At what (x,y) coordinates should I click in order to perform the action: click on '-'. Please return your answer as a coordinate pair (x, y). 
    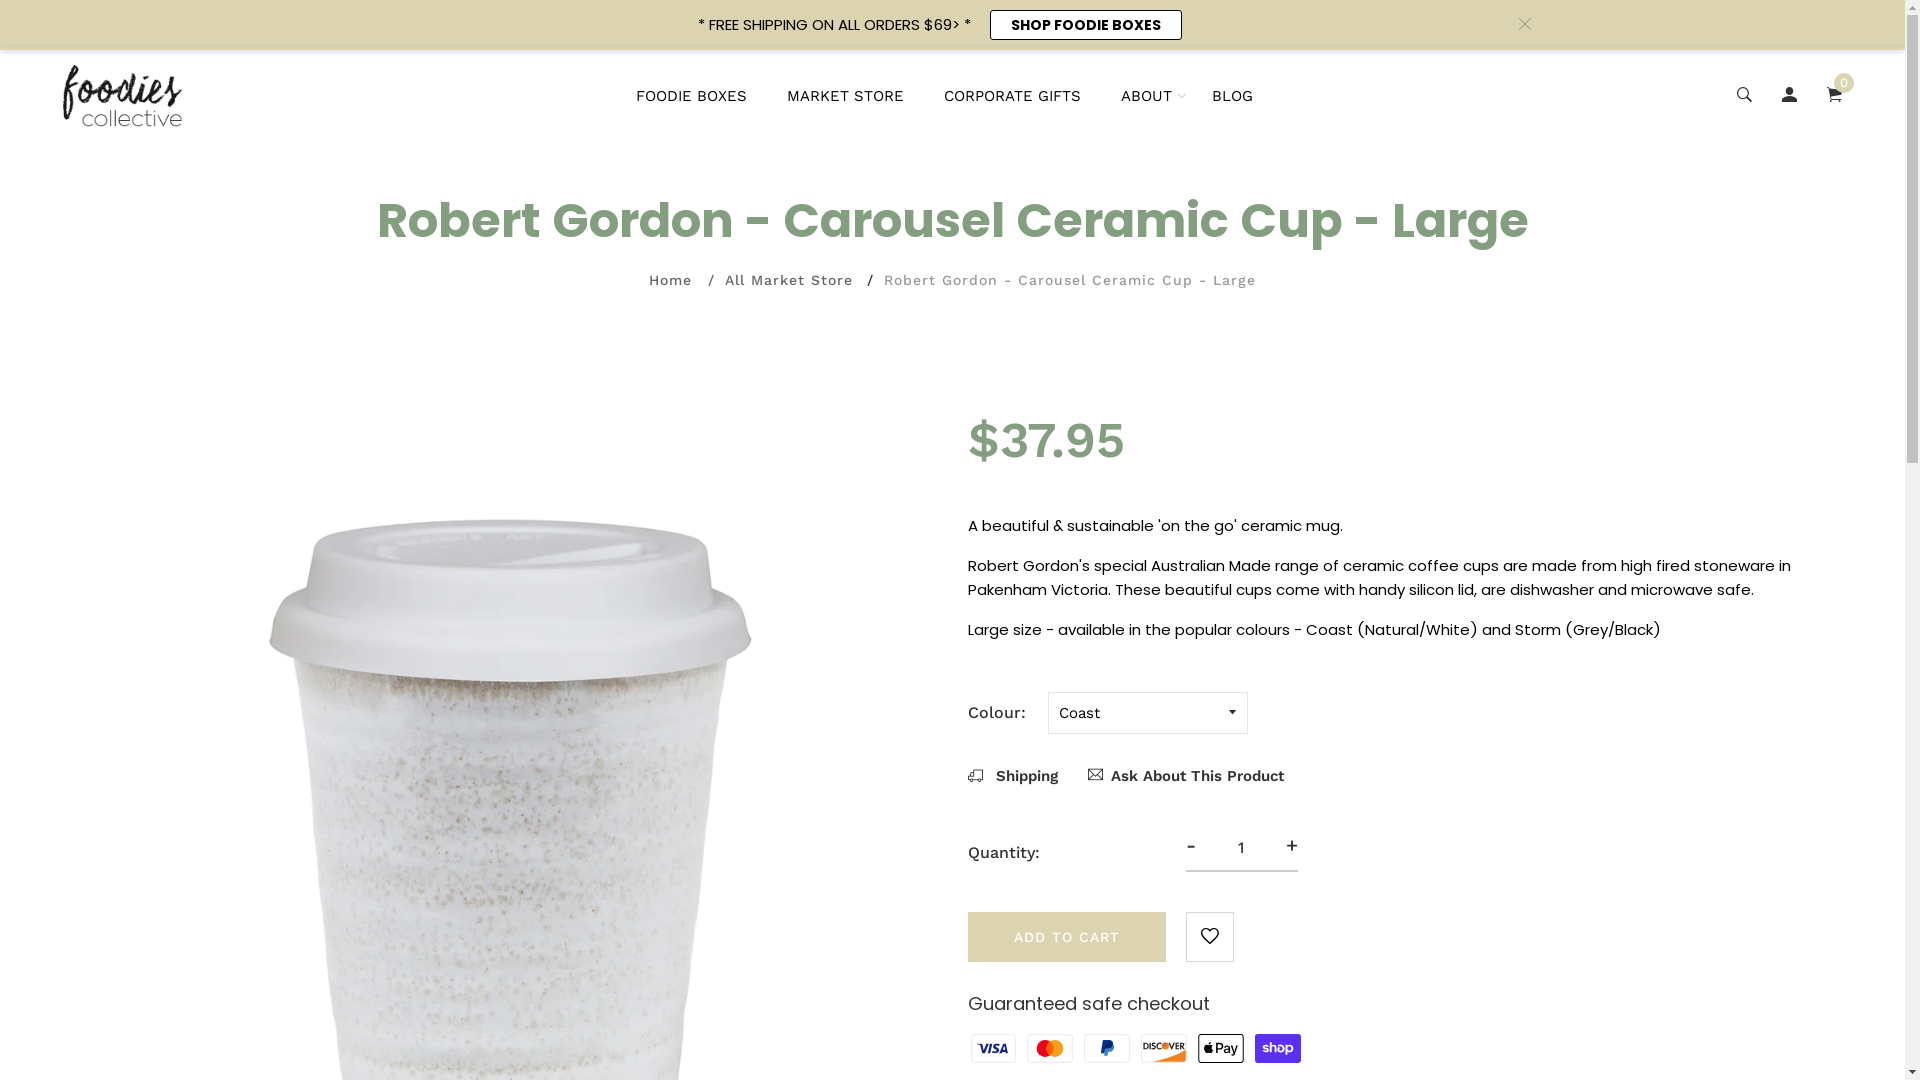
    Looking at the image, I should click on (1190, 844).